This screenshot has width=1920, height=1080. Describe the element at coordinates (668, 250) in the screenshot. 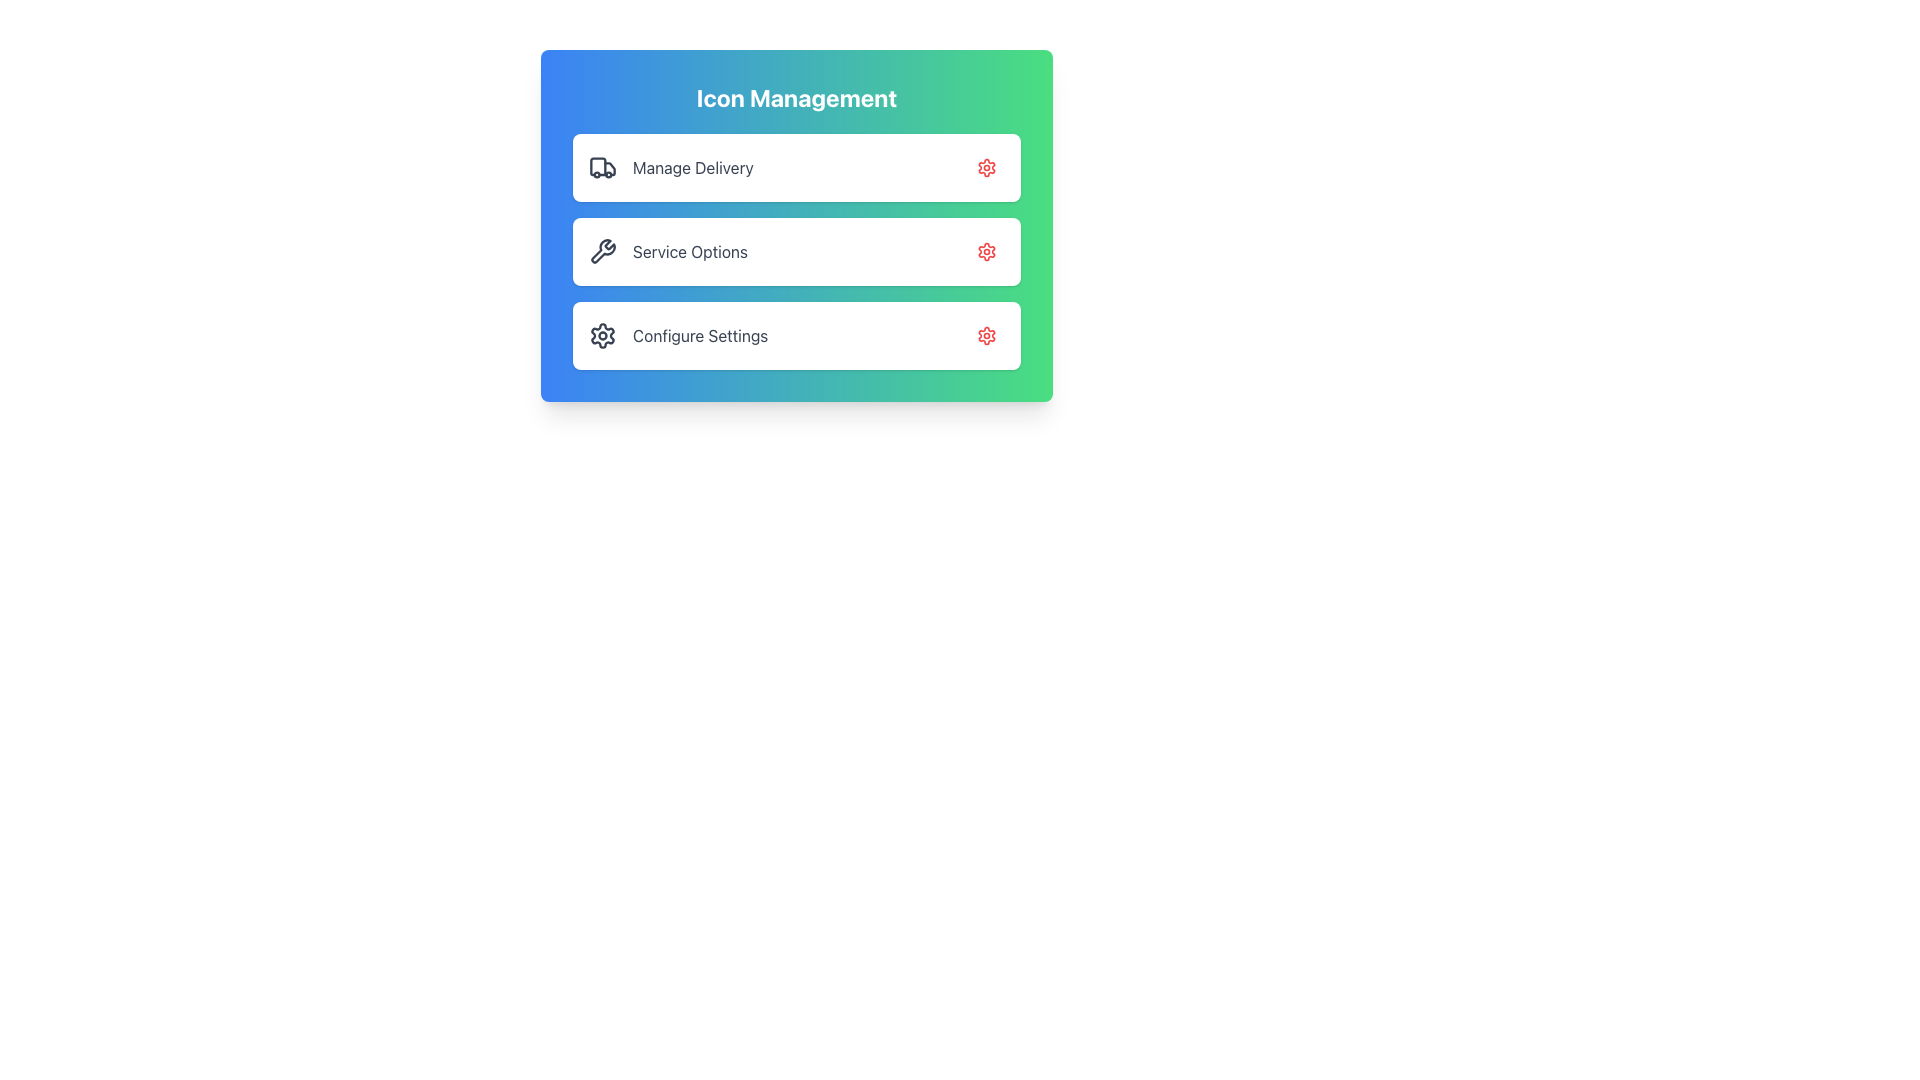

I see `the 'Service Options' label with an icon that guides users towards service settings, positioned centrally between 'Manage Delivery' and 'Configure Settings'` at that location.